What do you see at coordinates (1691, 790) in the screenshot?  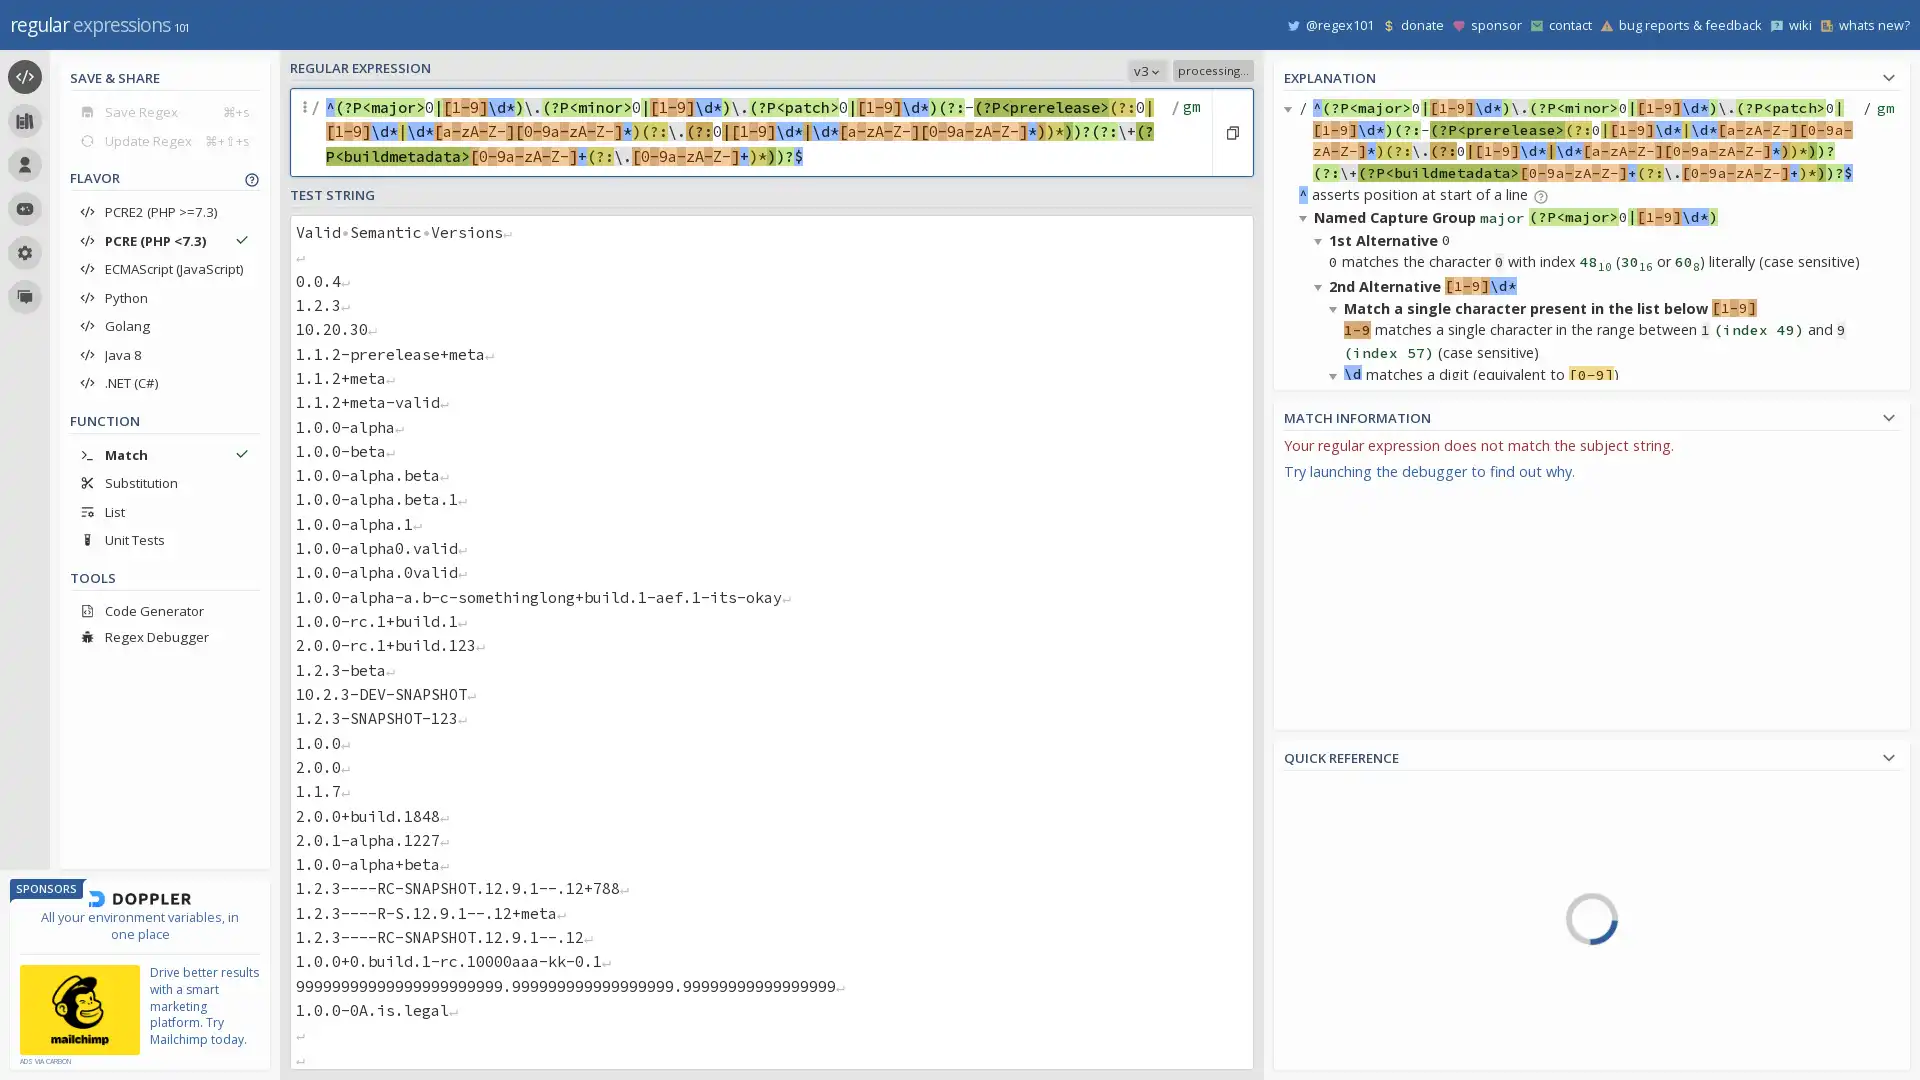 I see `A single character of: a, b or c [abc]` at bounding box center [1691, 790].